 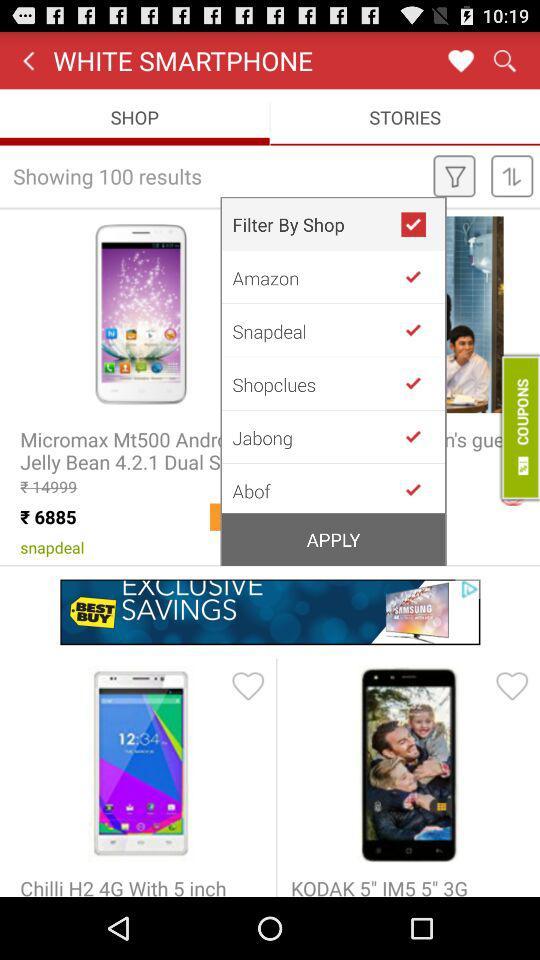 I want to click on to include/do not include this shop, so click(x=420, y=330).